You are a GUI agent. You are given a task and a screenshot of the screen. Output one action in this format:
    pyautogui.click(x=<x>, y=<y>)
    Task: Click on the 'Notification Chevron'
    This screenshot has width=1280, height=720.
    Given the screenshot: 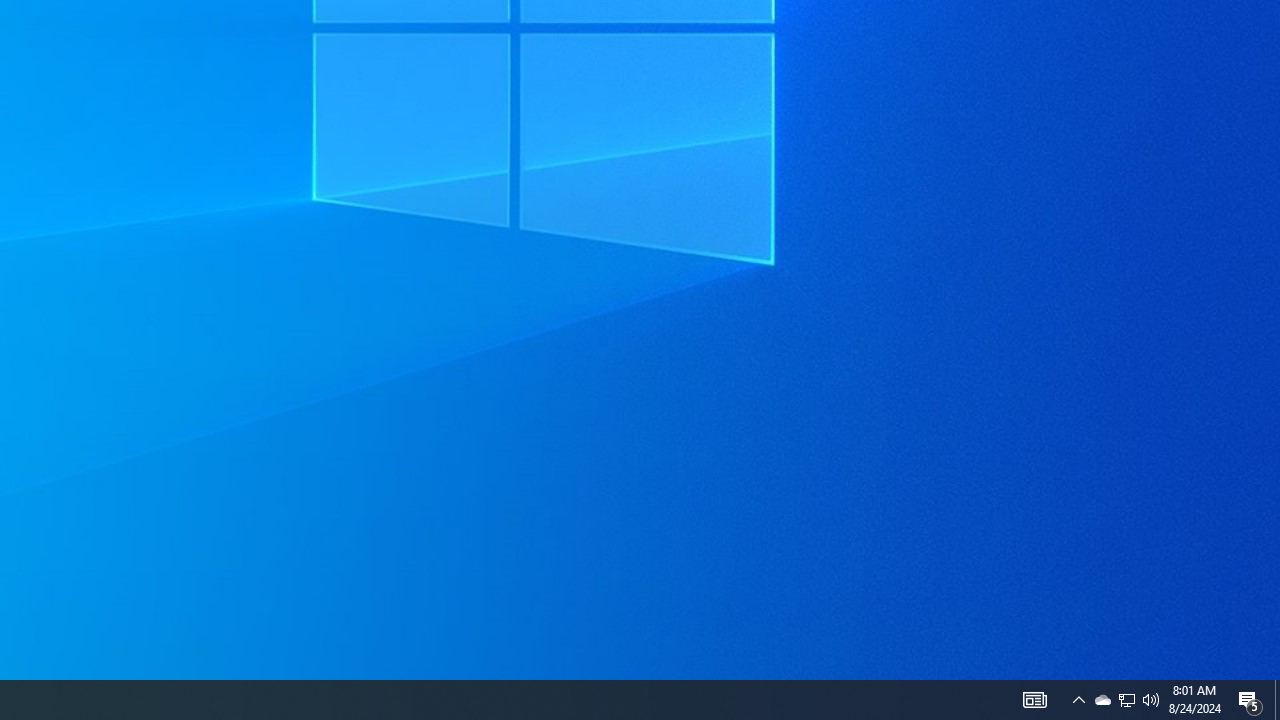 What is the action you would take?
    pyautogui.click(x=1078, y=698)
    